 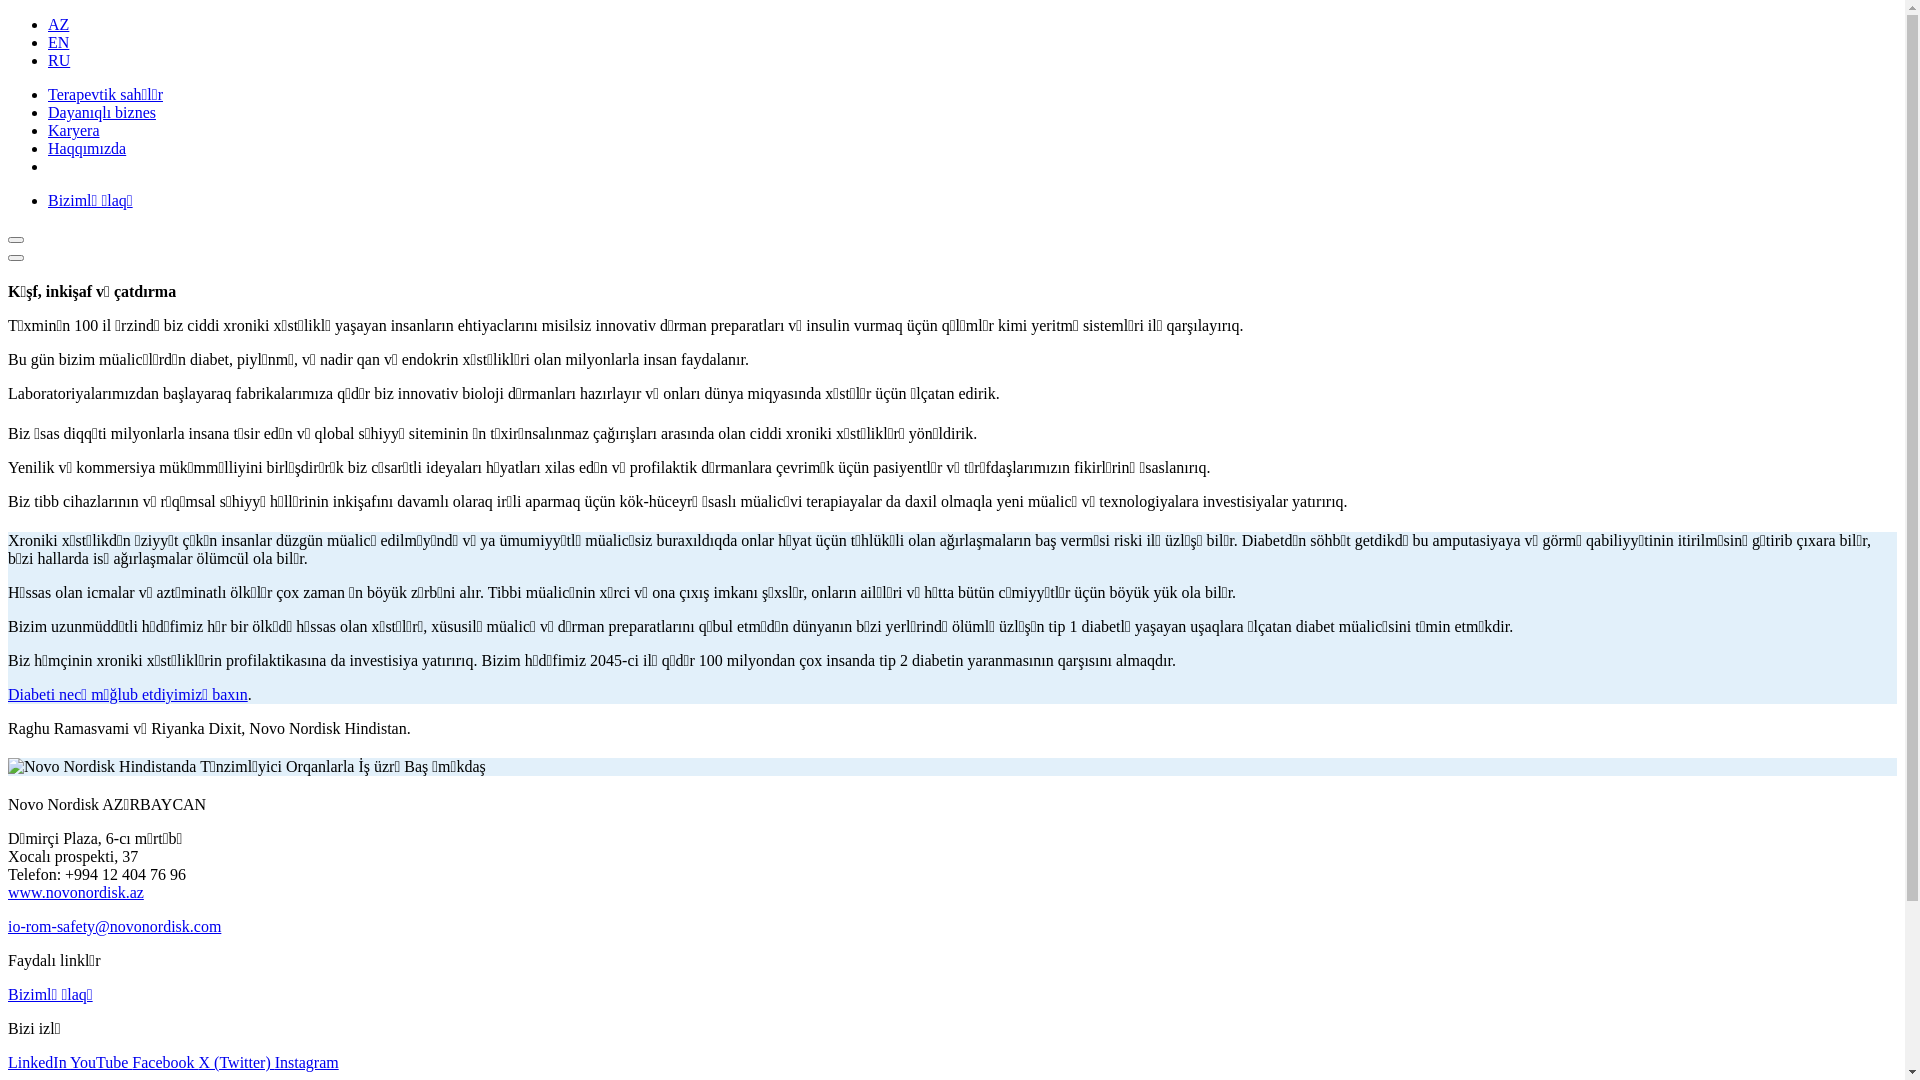 What do you see at coordinates (131, 1061) in the screenshot?
I see `'Facebook'` at bounding box center [131, 1061].